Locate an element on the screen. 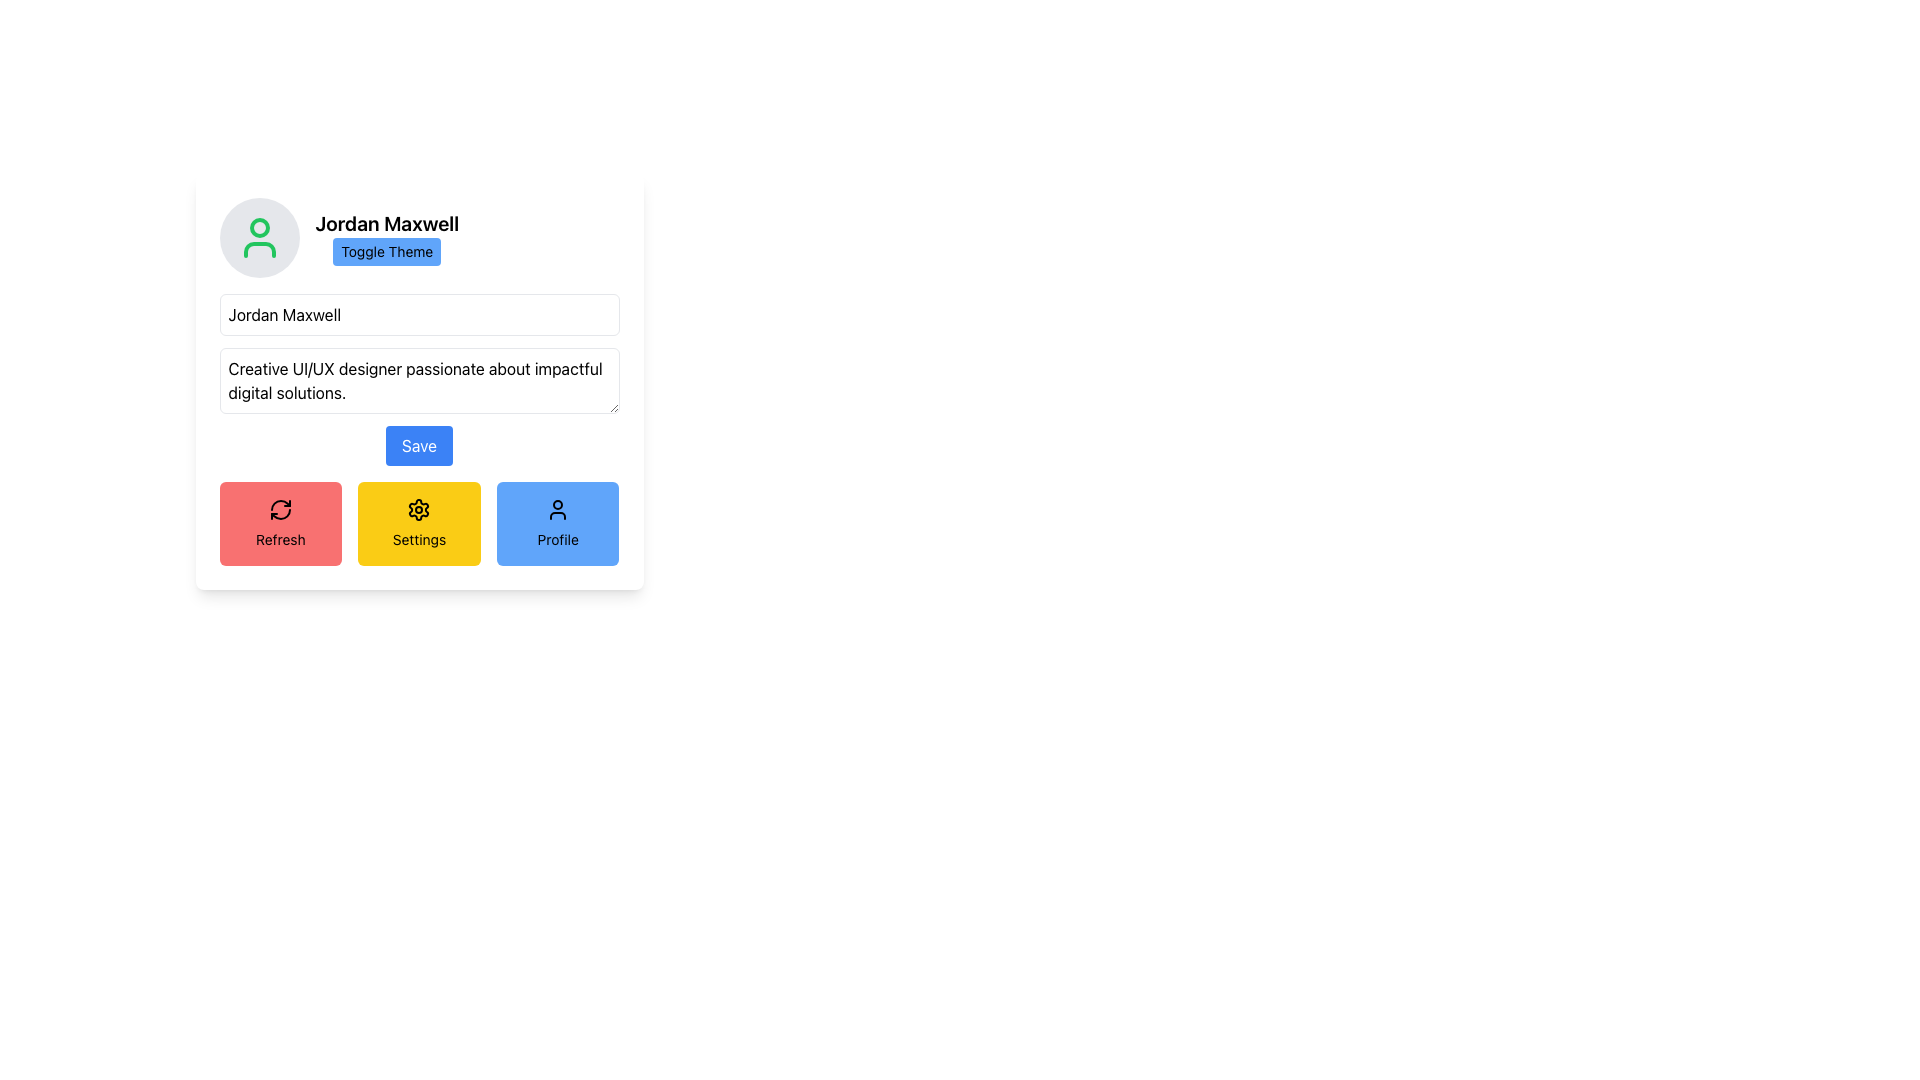  the interactive 'Settings' button with a yellow background located below the 'Save' button and between the 'Refresh' and 'Profile' buttons is located at coordinates (418, 523).